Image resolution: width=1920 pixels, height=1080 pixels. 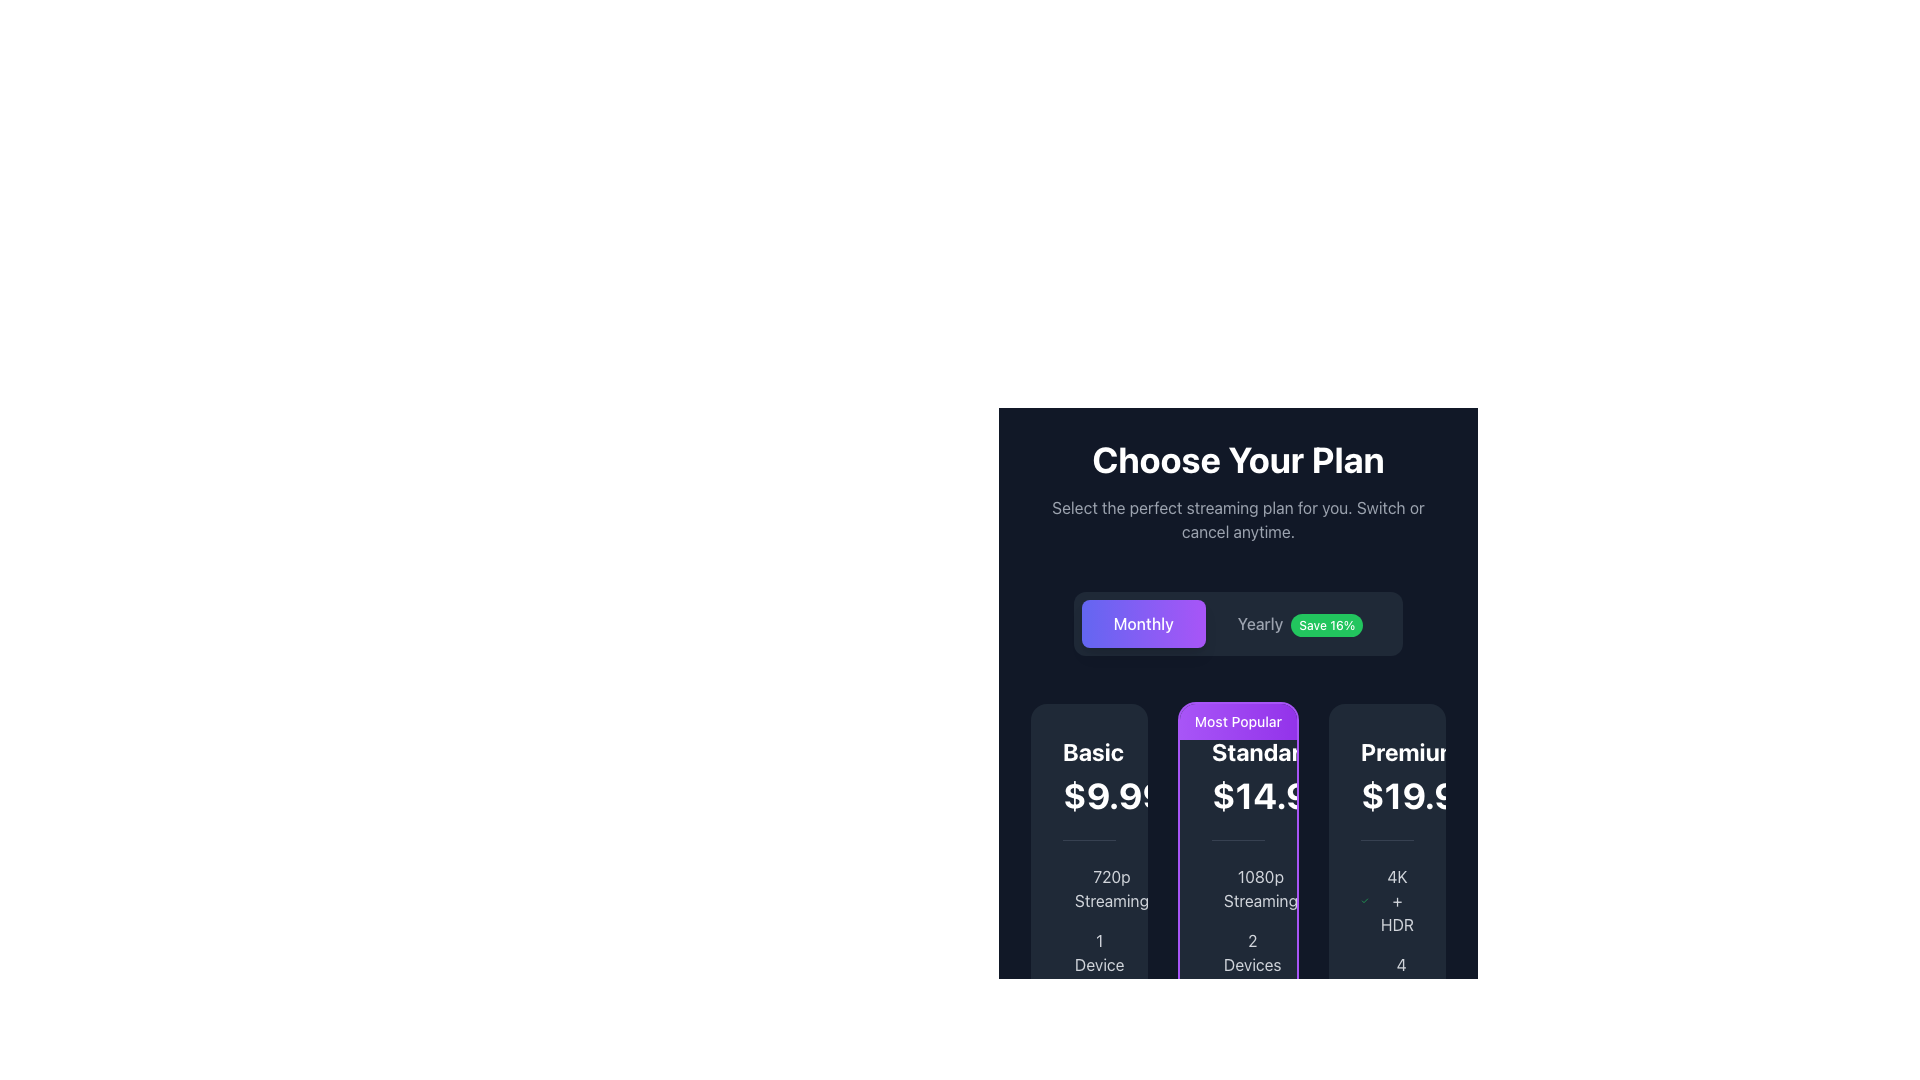 What do you see at coordinates (1327, 624) in the screenshot?
I see `the promotional offer badge located to the right of the 'Yearly' subscription button, which indicates savings percentage` at bounding box center [1327, 624].